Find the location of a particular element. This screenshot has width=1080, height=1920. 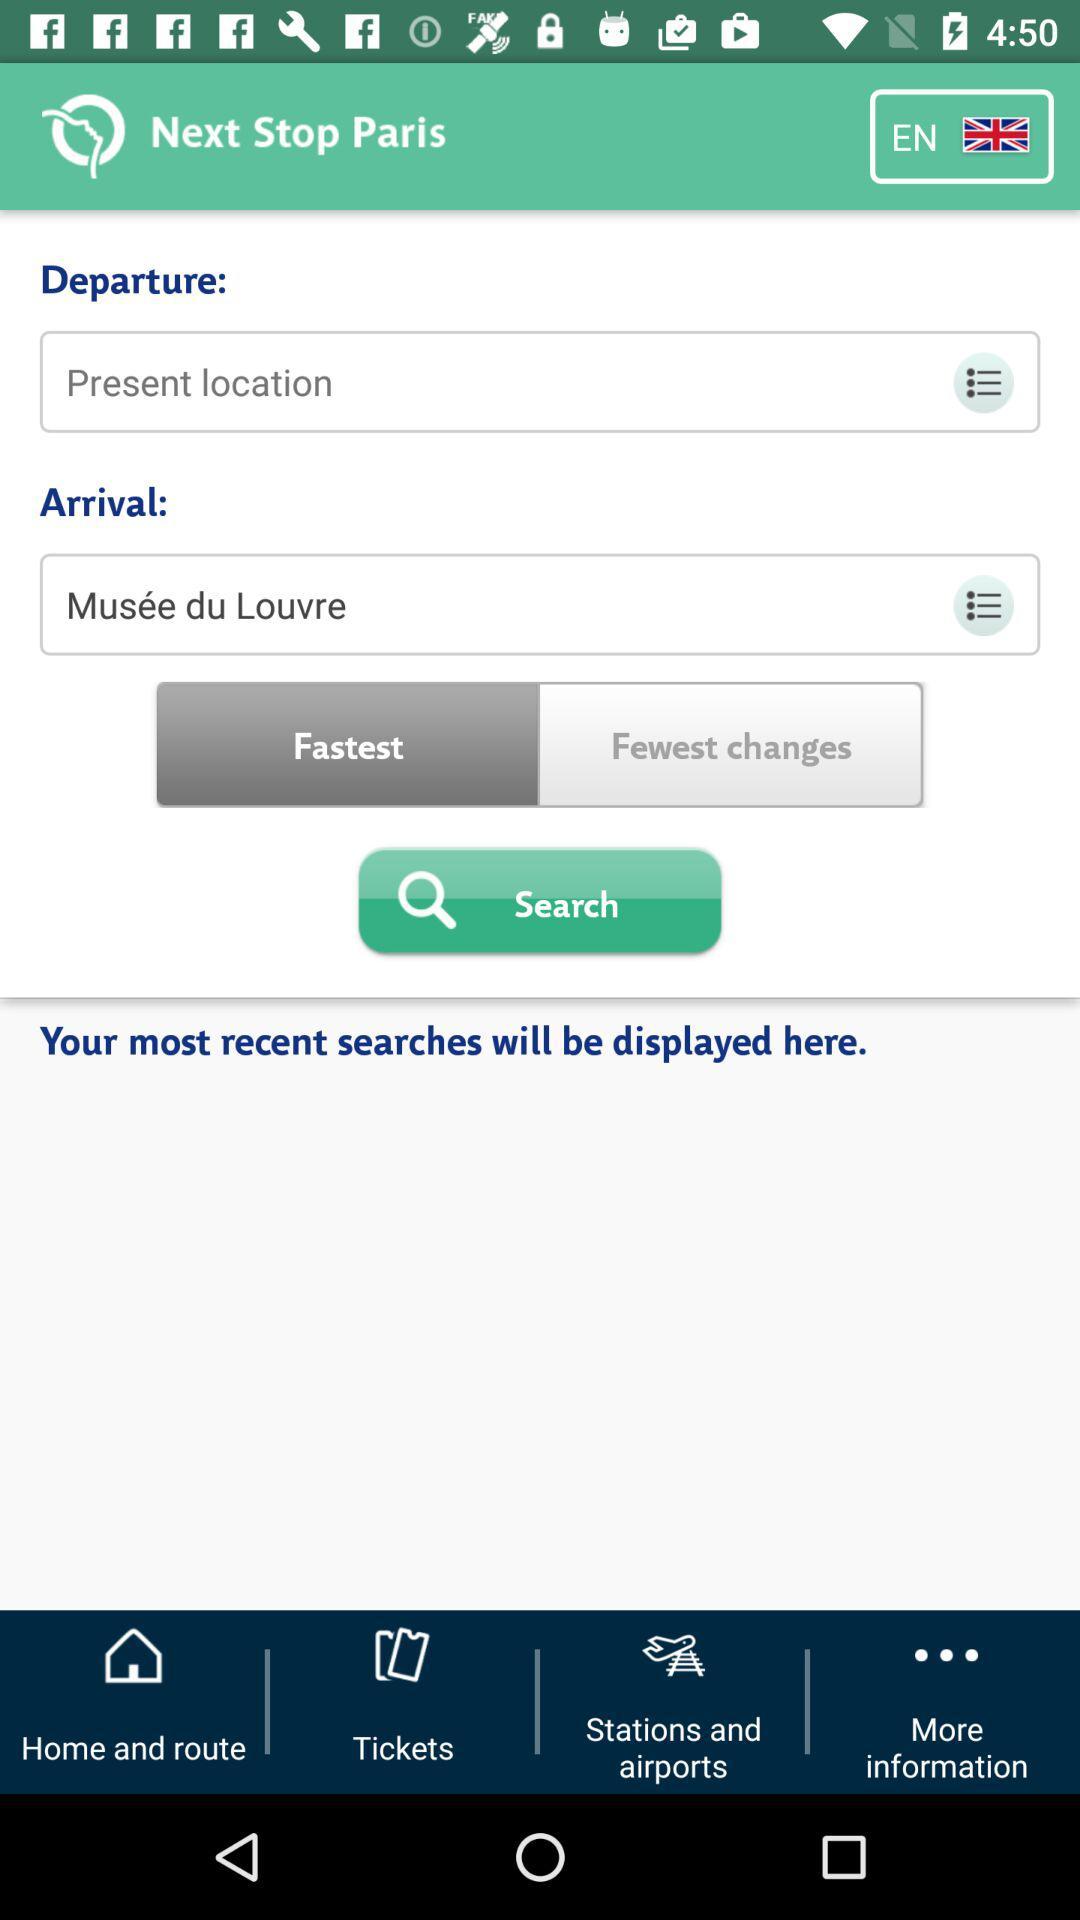

the list icon is located at coordinates (981, 382).